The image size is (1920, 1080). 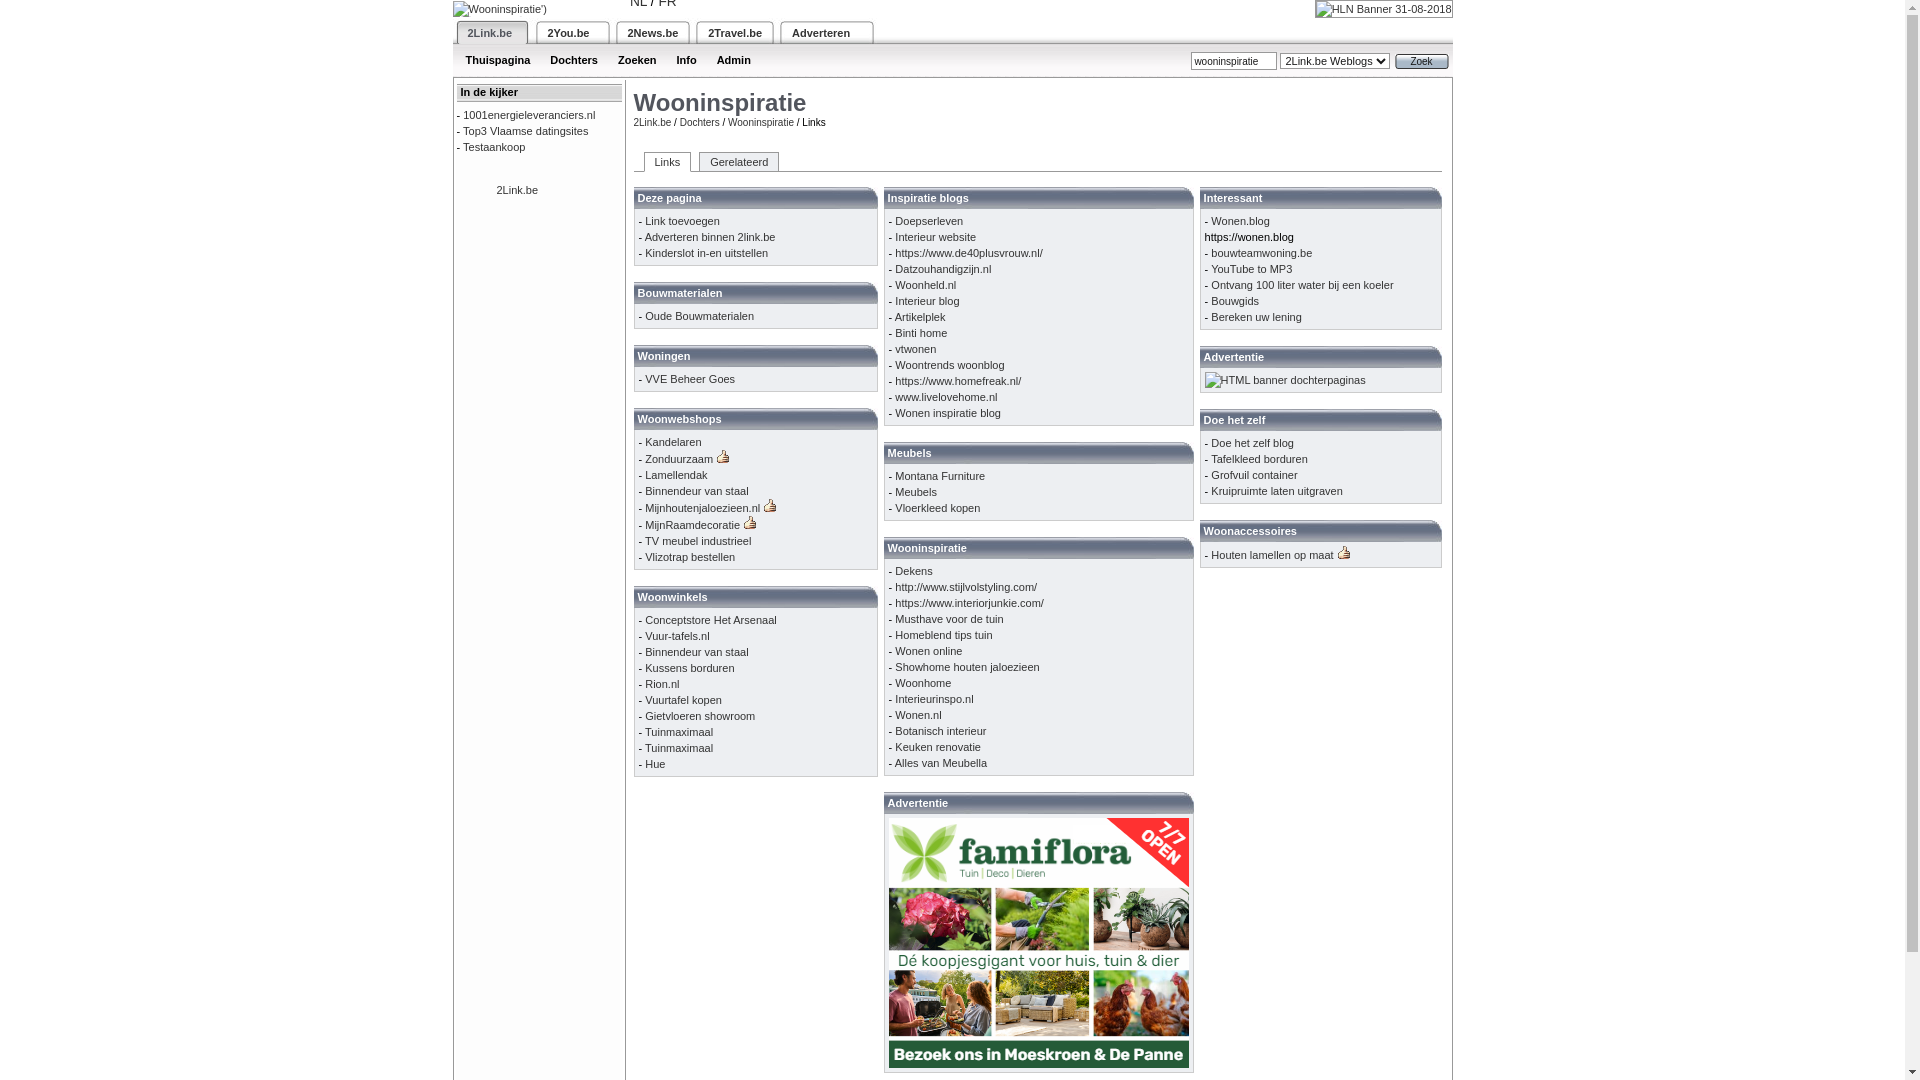 What do you see at coordinates (690, 378) in the screenshot?
I see `'VVE Beheer Goes'` at bounding box center [690, 378].